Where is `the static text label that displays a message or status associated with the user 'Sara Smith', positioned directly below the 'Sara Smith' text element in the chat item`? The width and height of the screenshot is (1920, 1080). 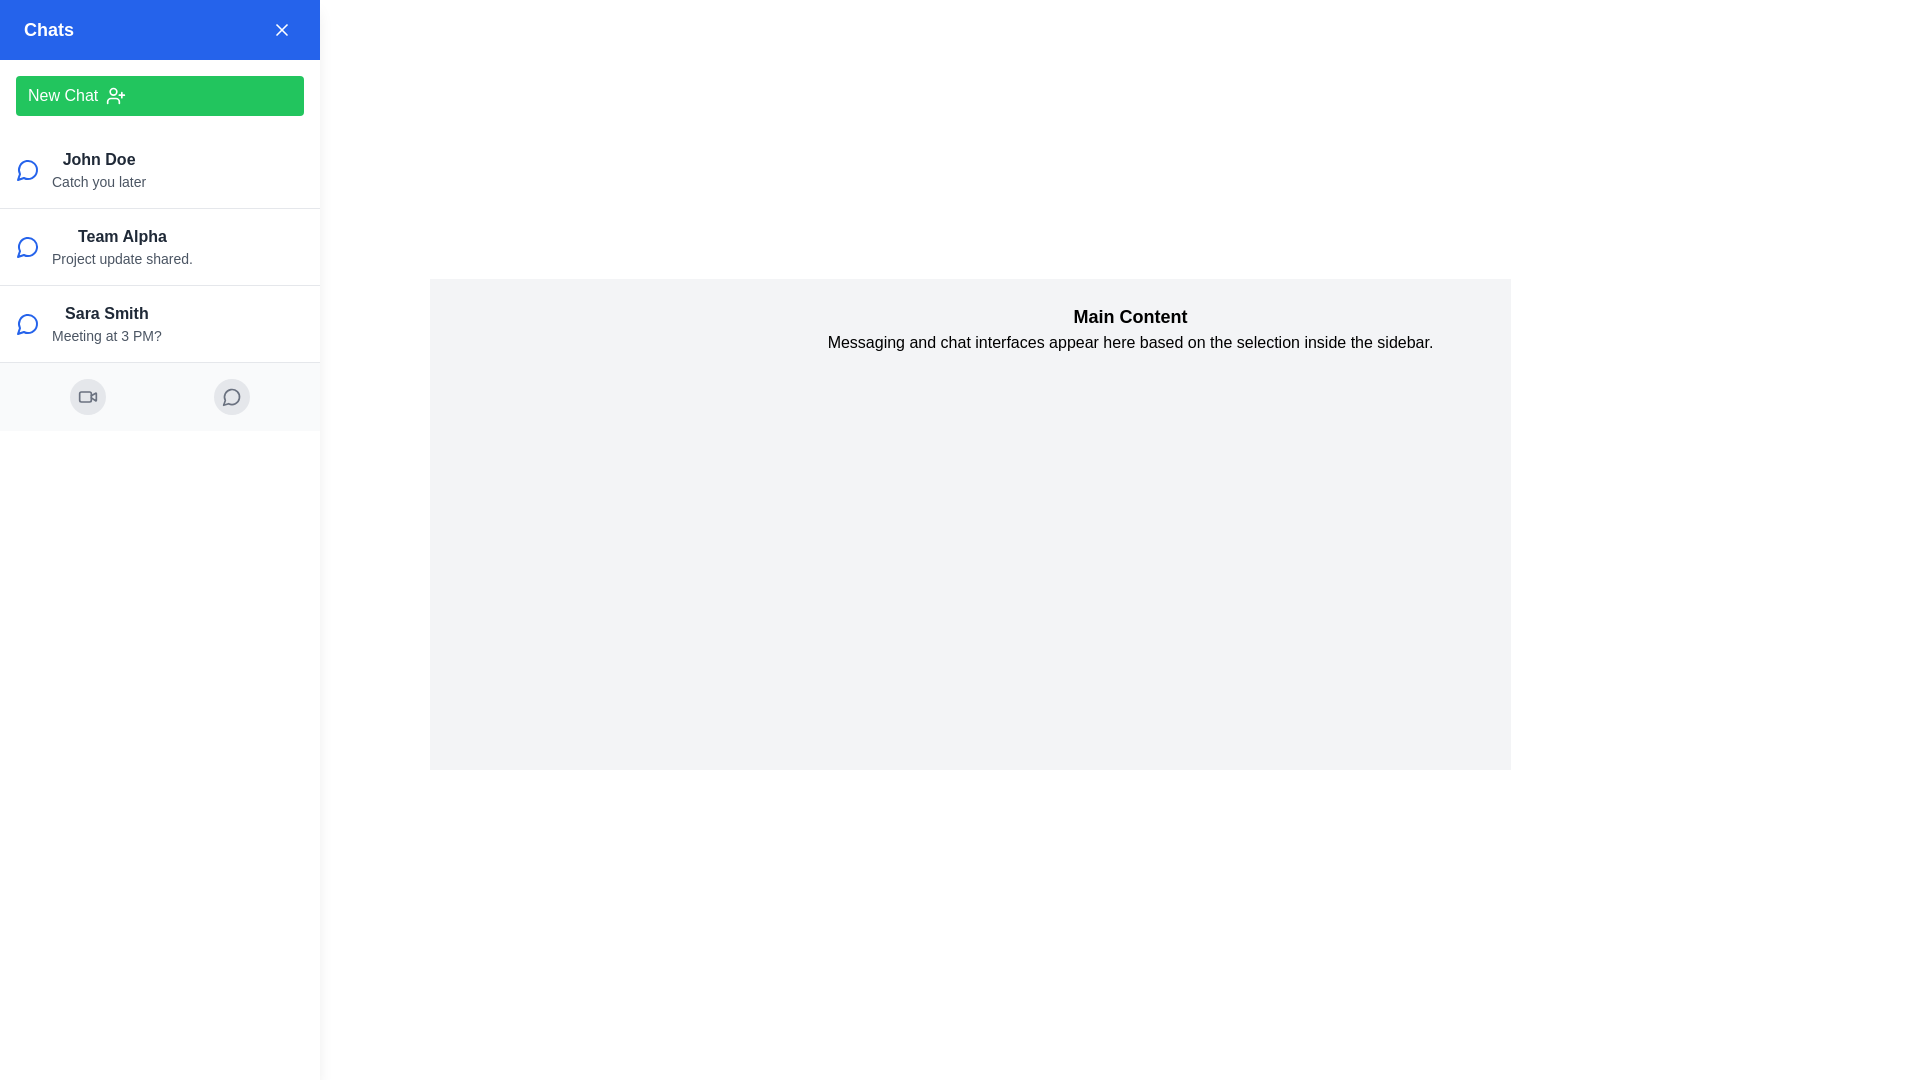
the static text label that displays a message or status associated with the user 'Sara Smith', positioned directly below the 'Sara Smith' text element in the chat item is located at coordinates (105, 334).